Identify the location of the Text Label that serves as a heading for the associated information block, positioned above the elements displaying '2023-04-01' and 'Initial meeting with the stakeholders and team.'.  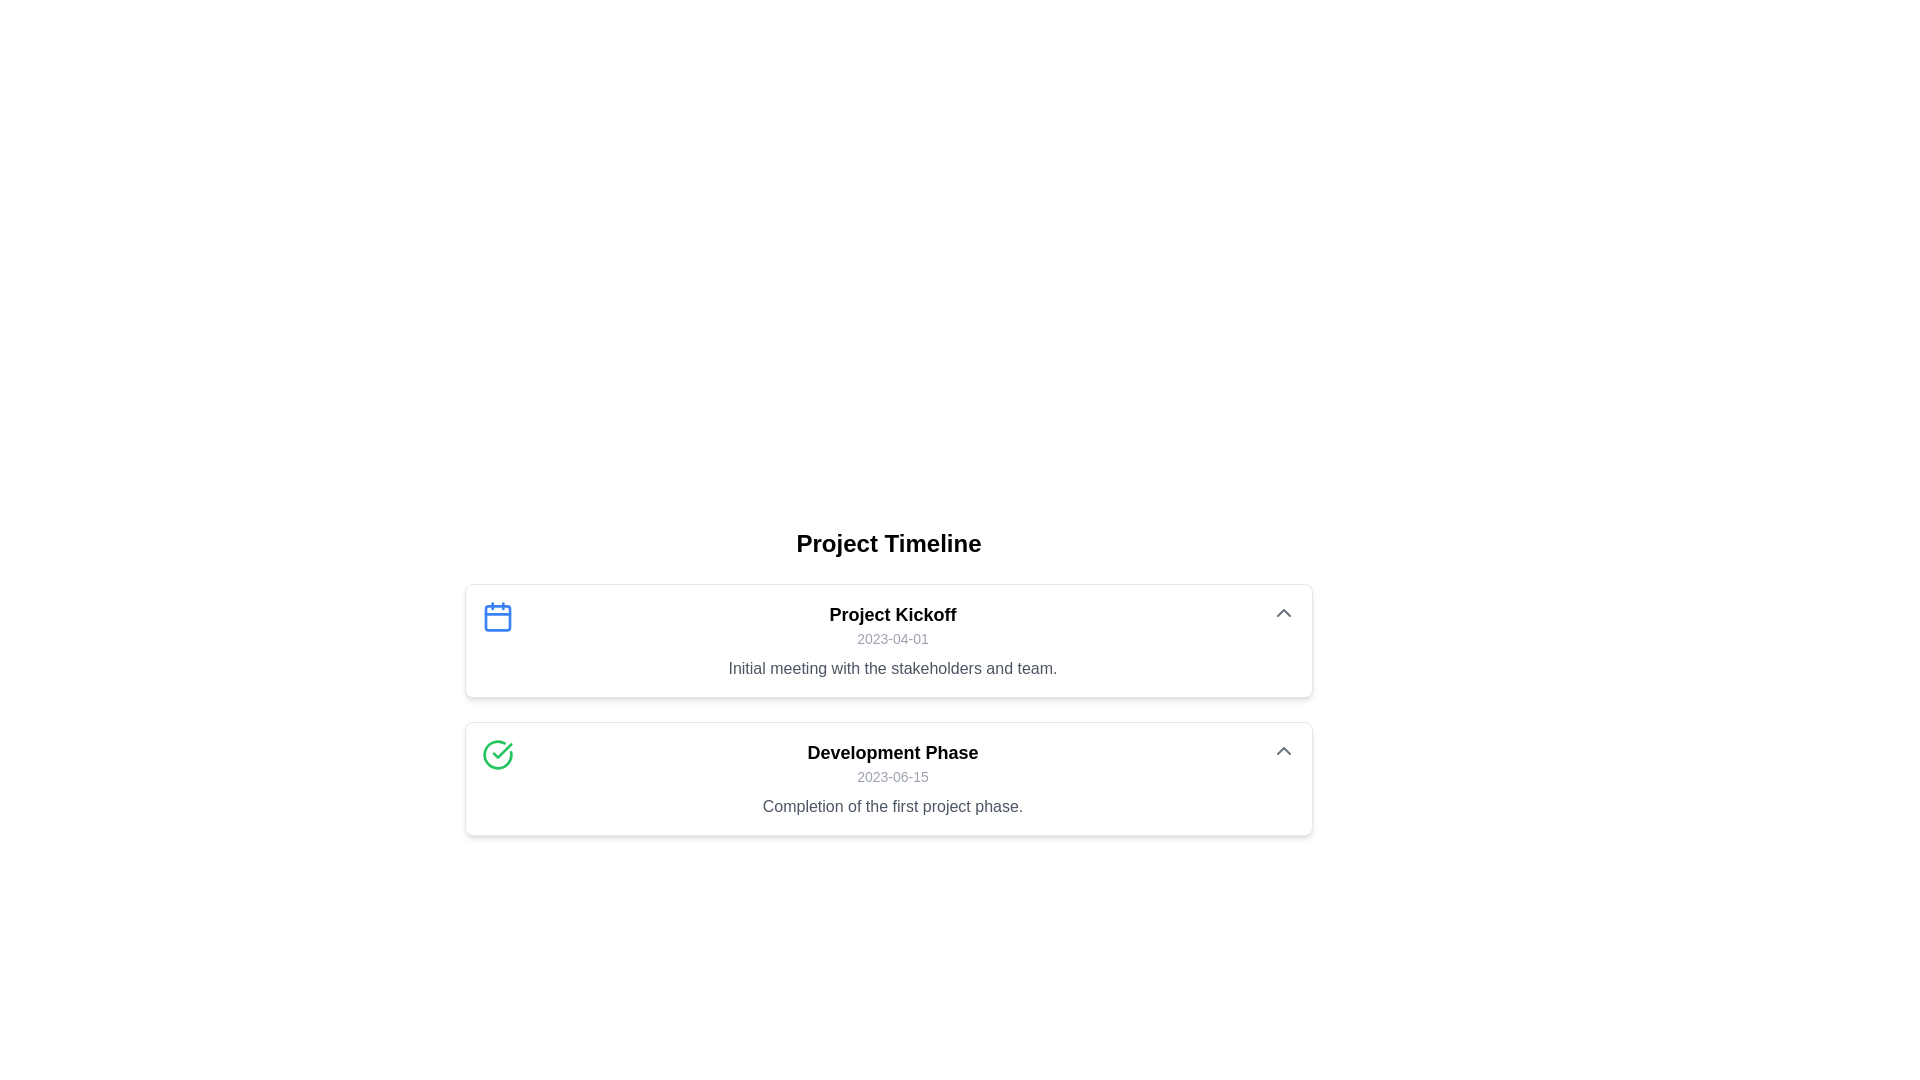
(891, 613).